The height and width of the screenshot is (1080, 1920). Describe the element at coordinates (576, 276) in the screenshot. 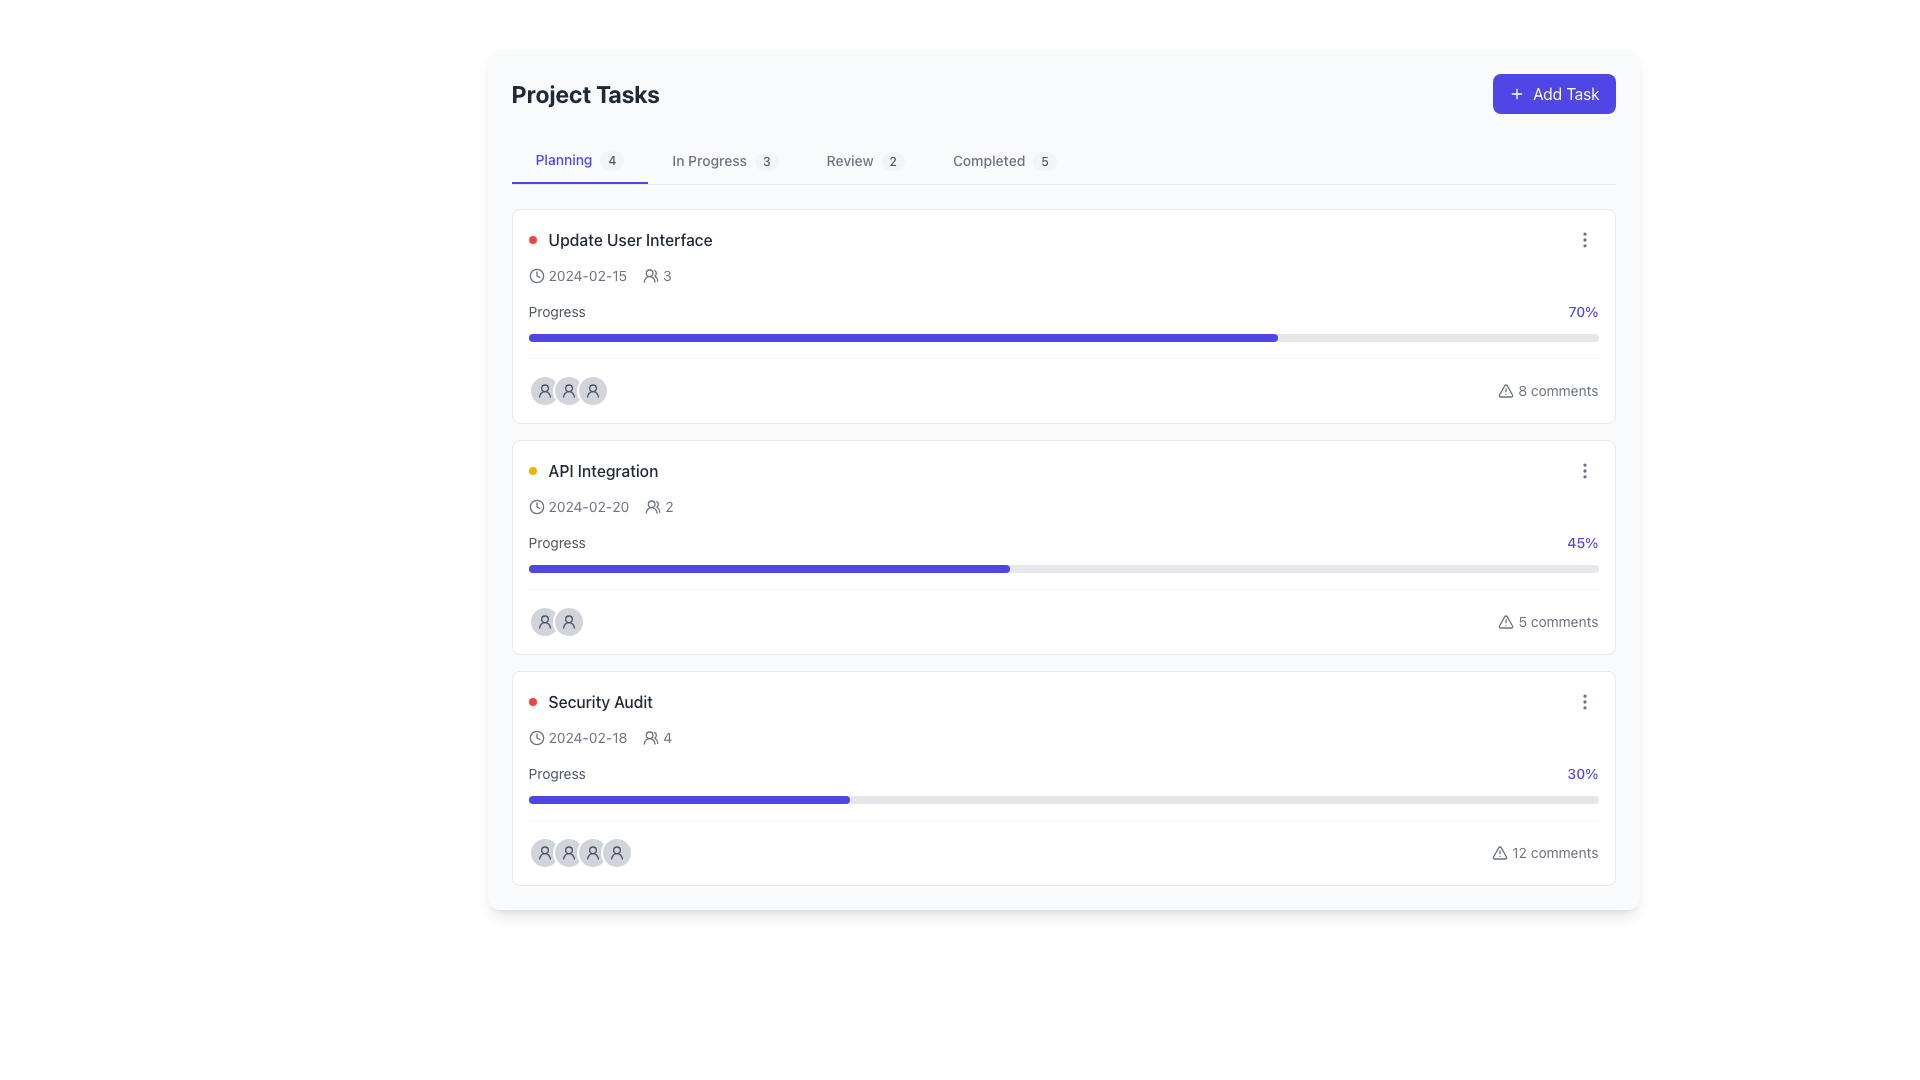

I see `the non-interactive text label displaying the due date for the task 'Update User Interface', which is positioned in the metadata row adjacent to the task title` at that location.